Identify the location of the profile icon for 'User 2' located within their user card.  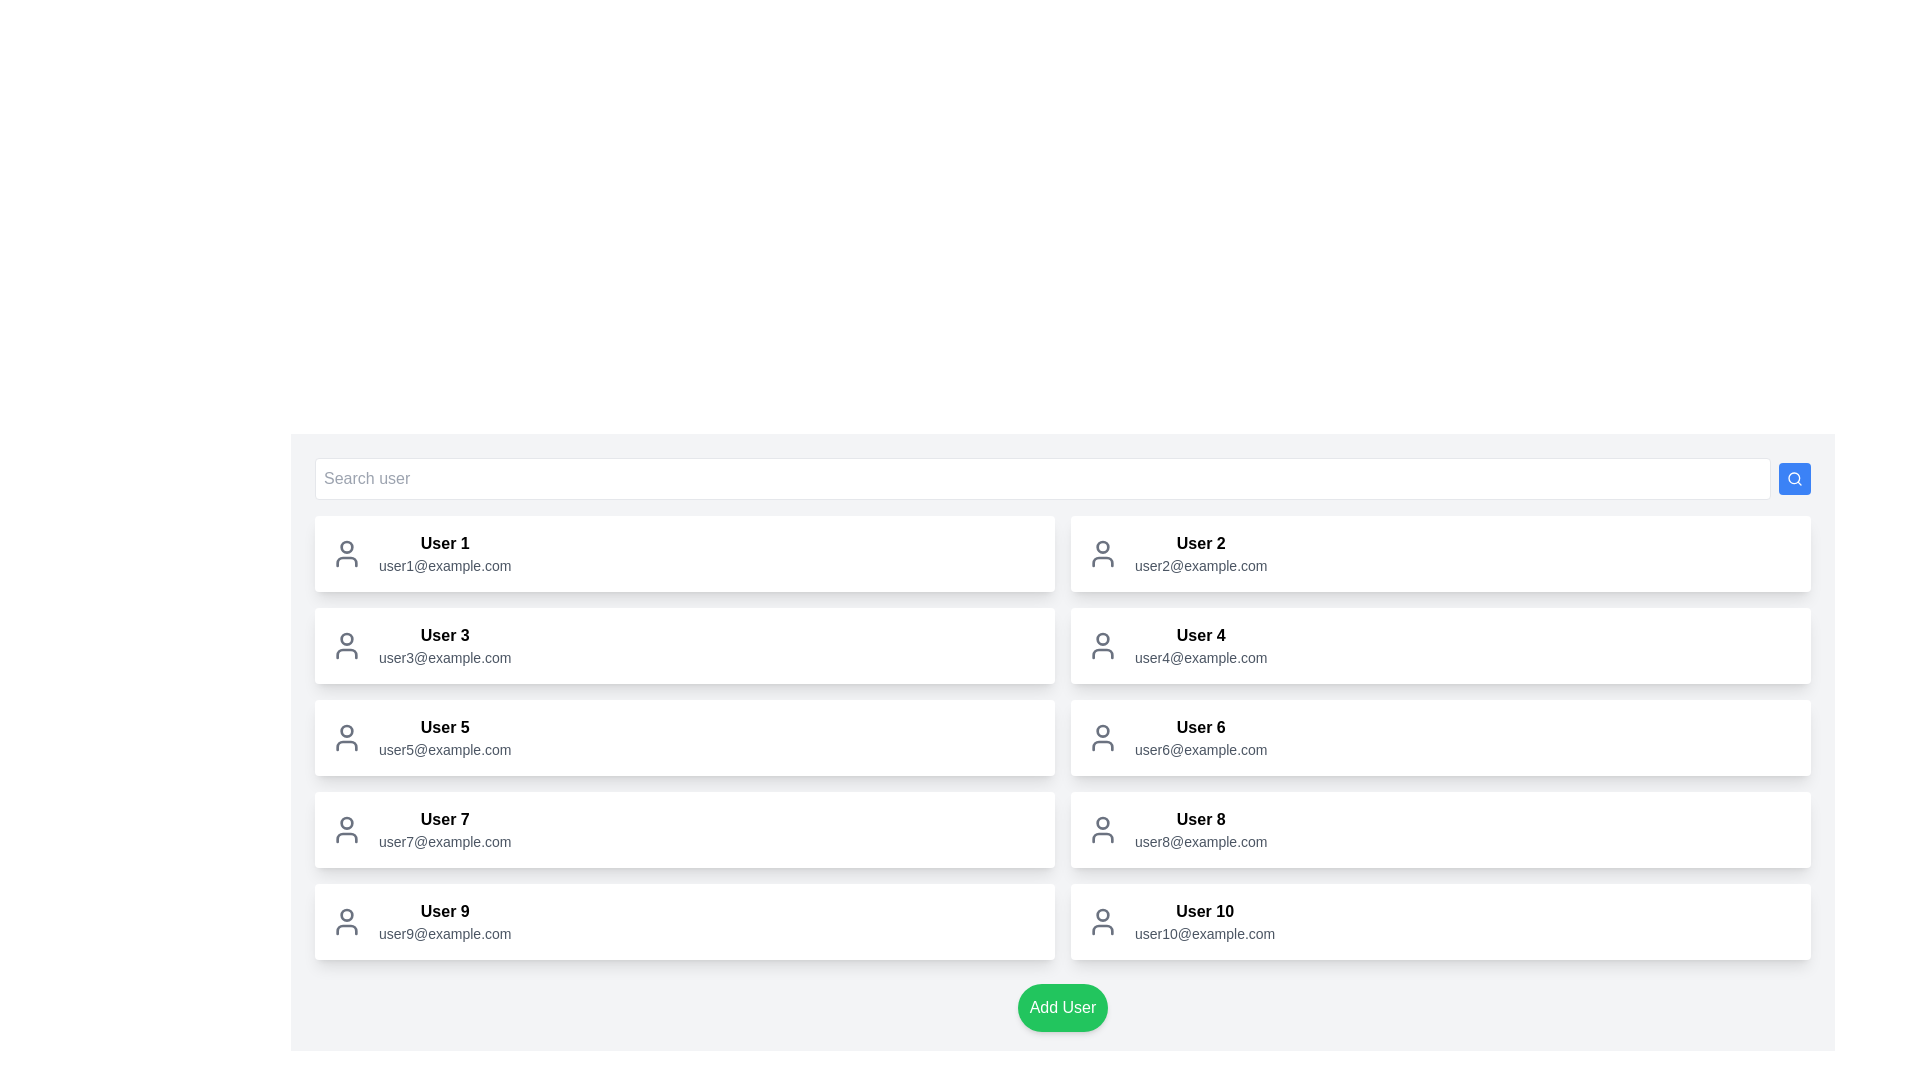
(1102, 554).